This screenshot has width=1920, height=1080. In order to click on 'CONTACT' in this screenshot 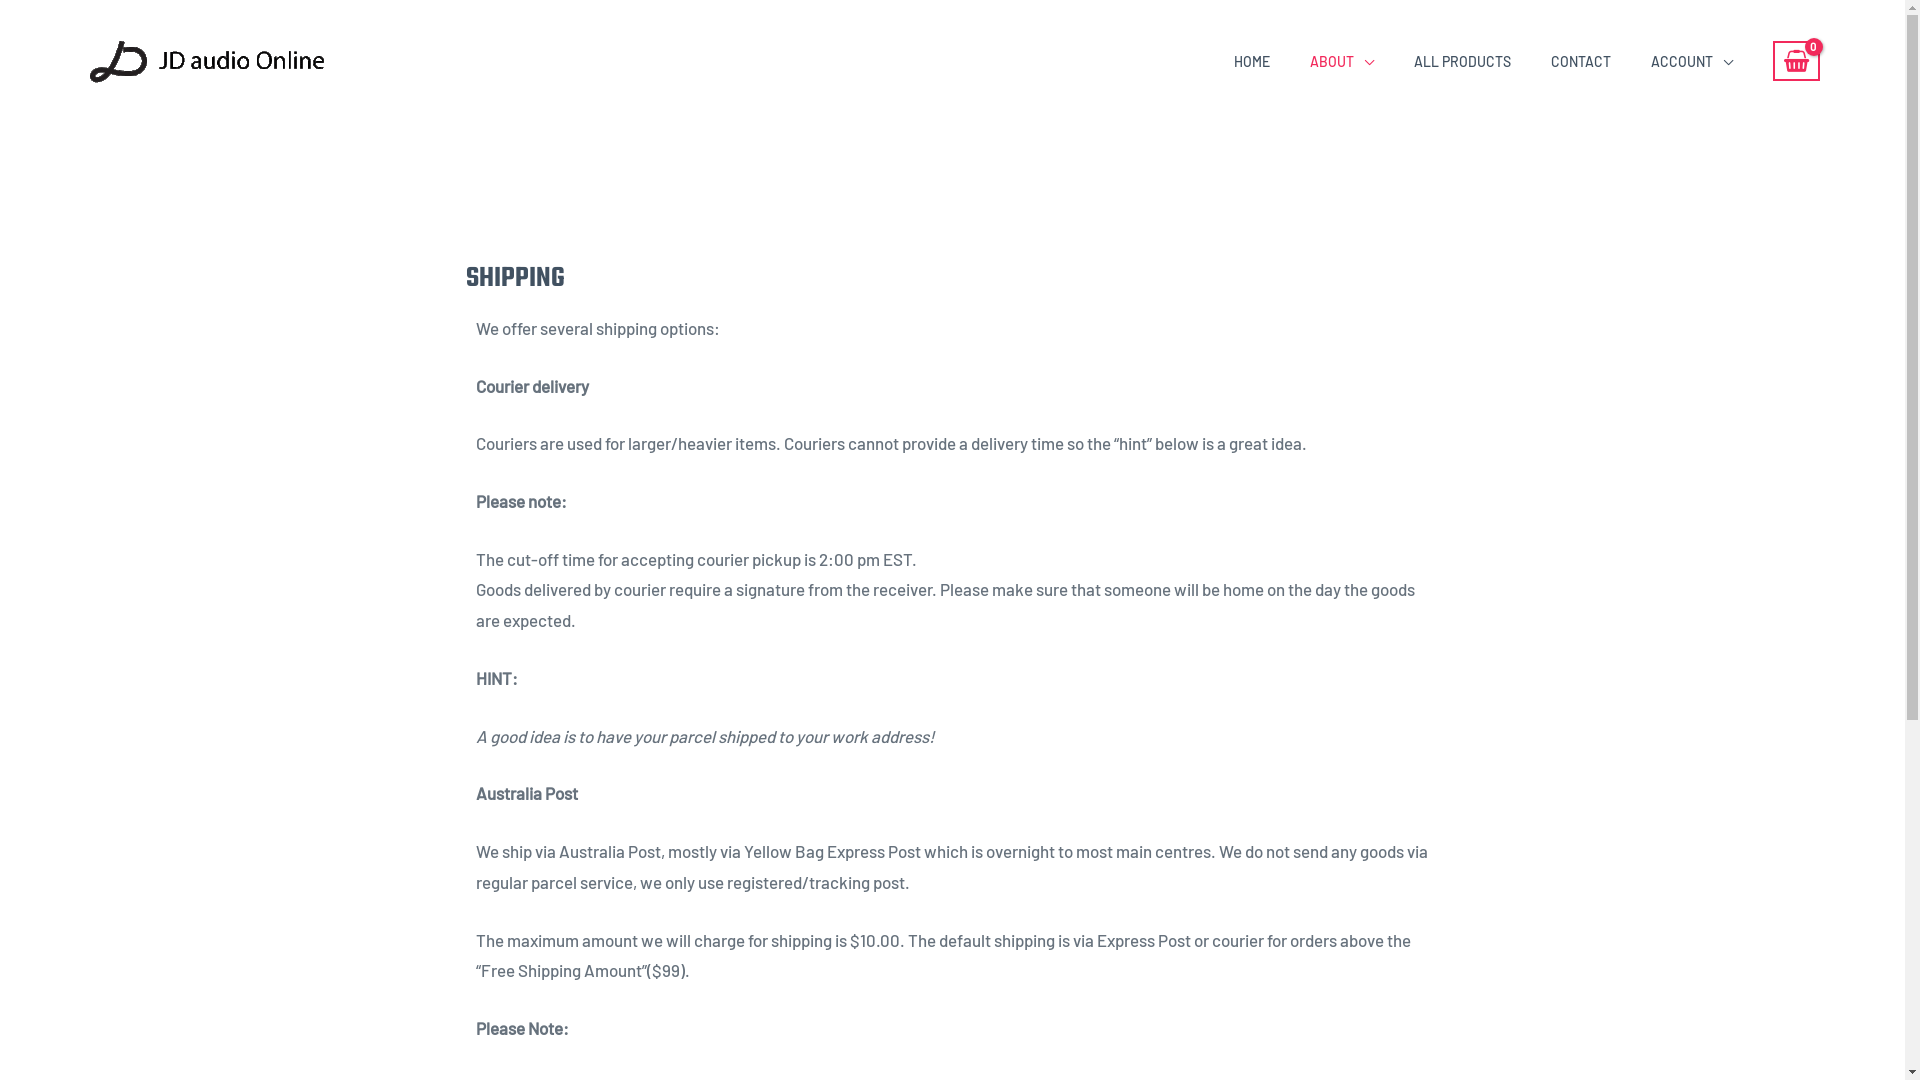, I will do `click(1579, 60)`.